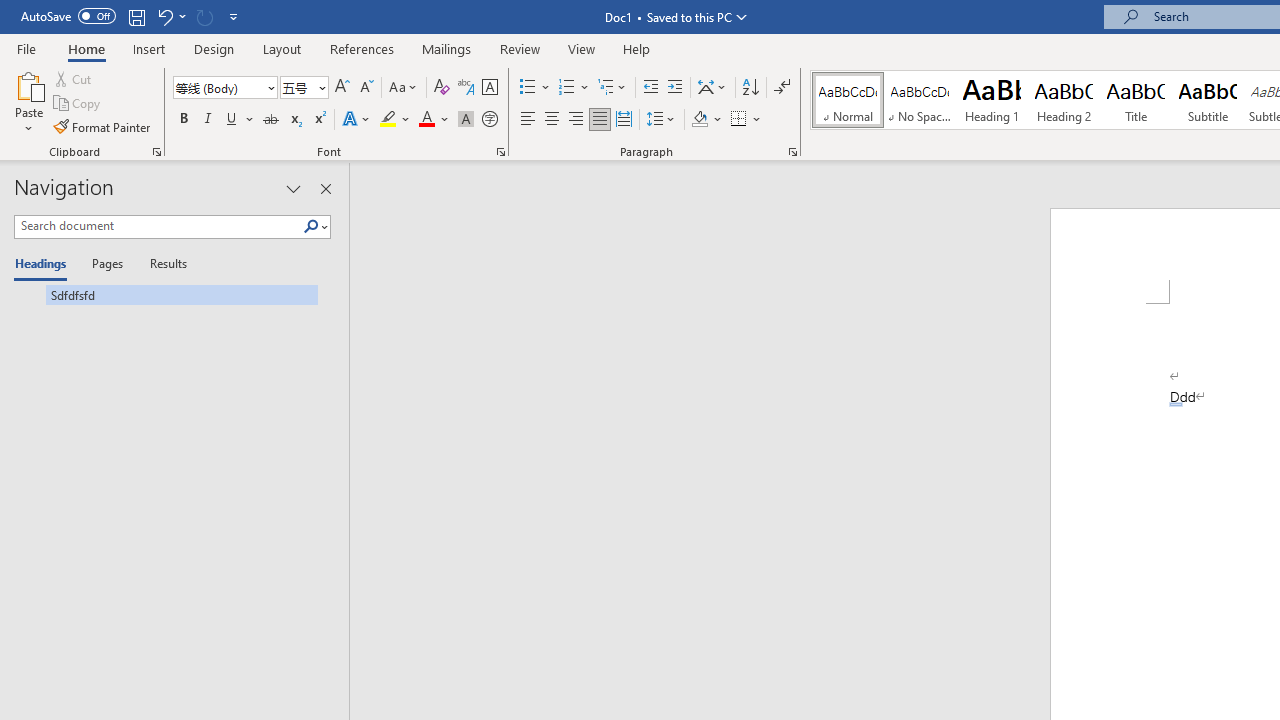  I want to click on 'Borders', so click(738, 119).